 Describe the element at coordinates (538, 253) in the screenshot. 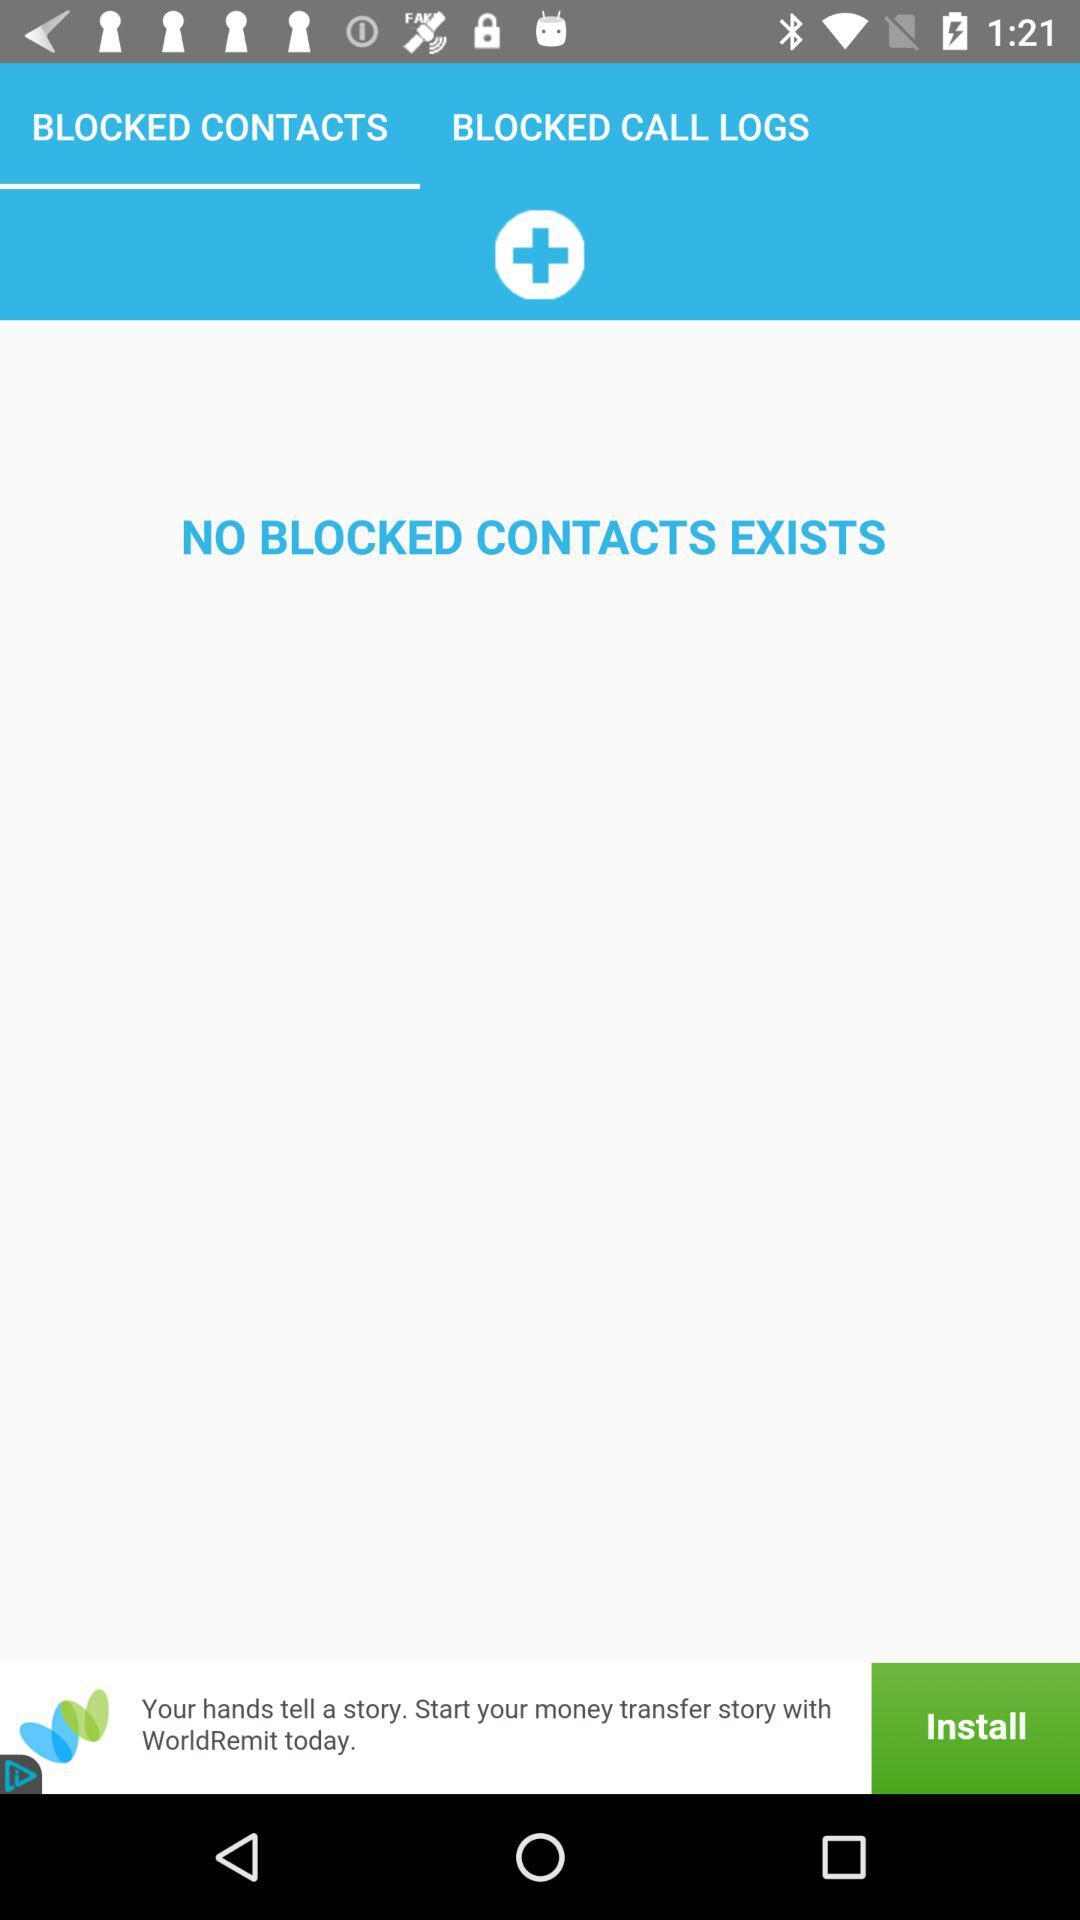

I see `a blocked contact` at that location.